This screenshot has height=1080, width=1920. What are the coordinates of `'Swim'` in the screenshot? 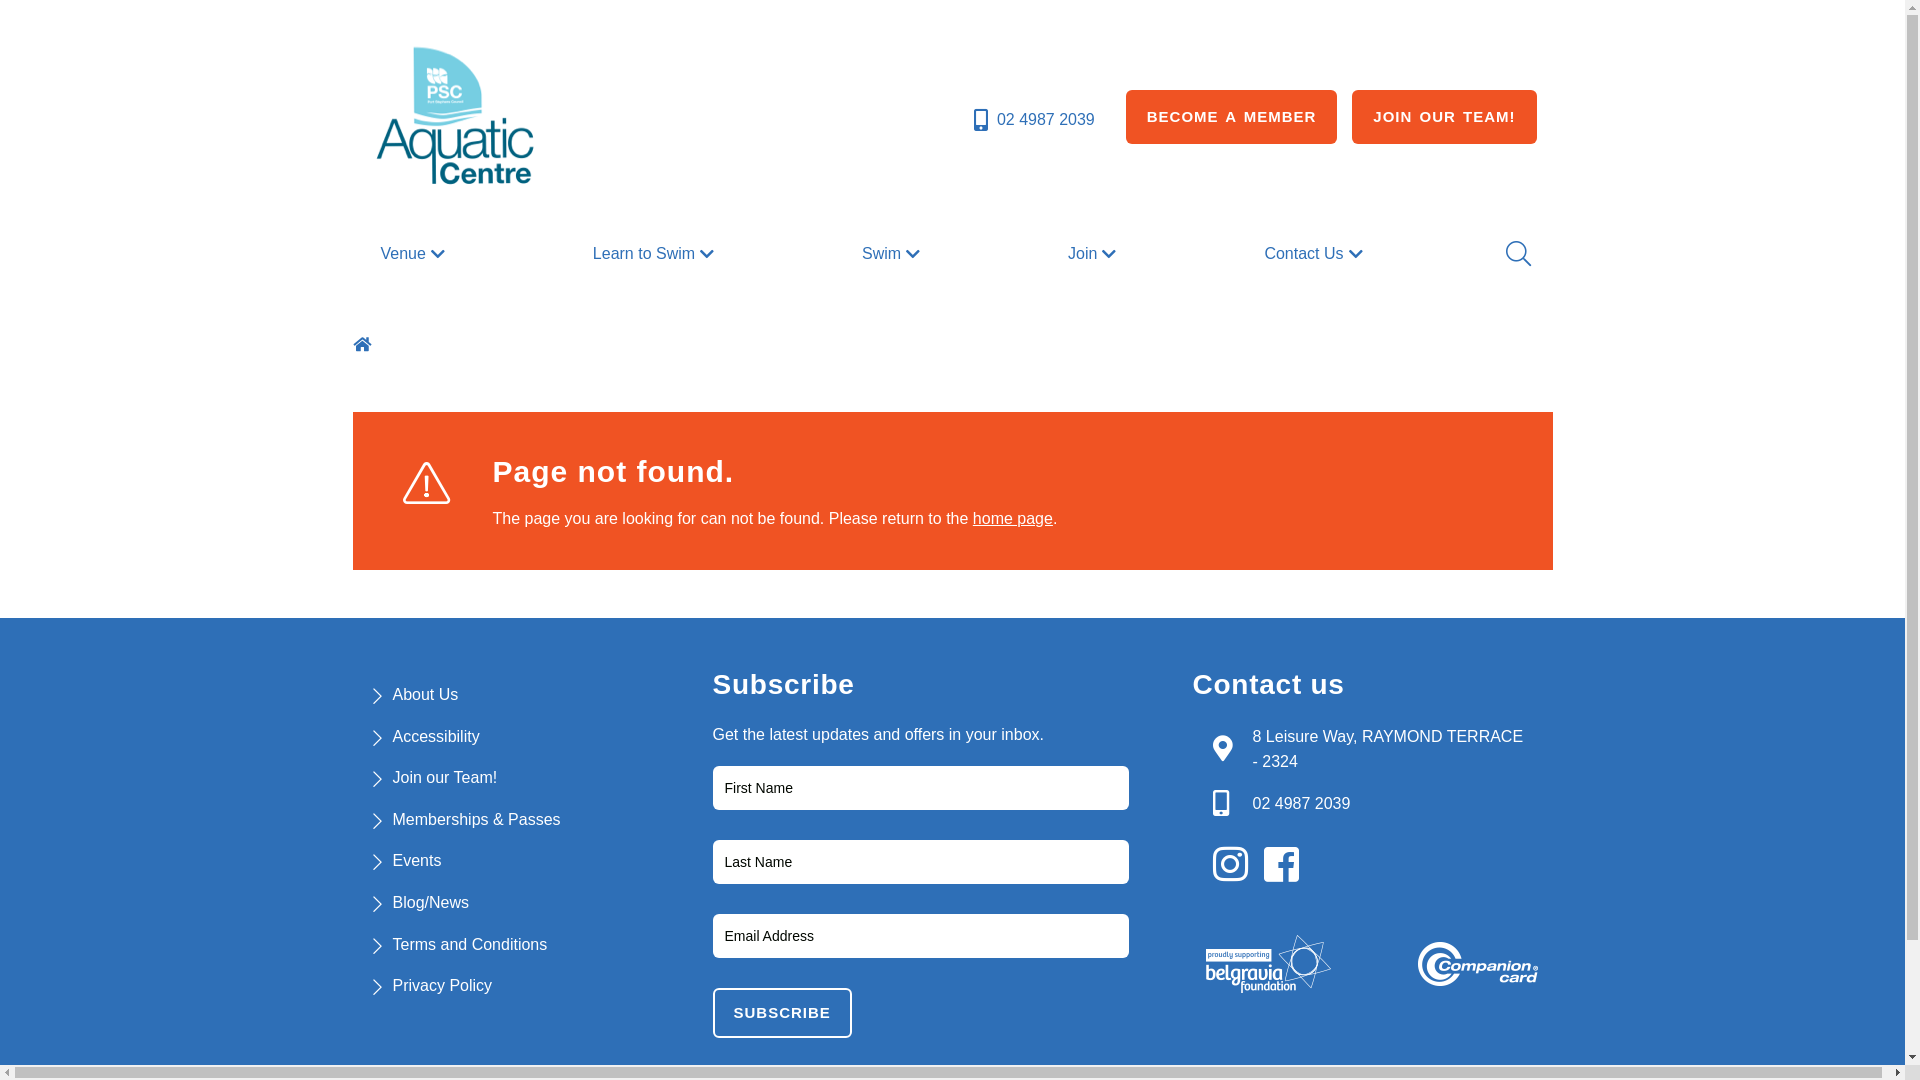 It's located at (892, 253).